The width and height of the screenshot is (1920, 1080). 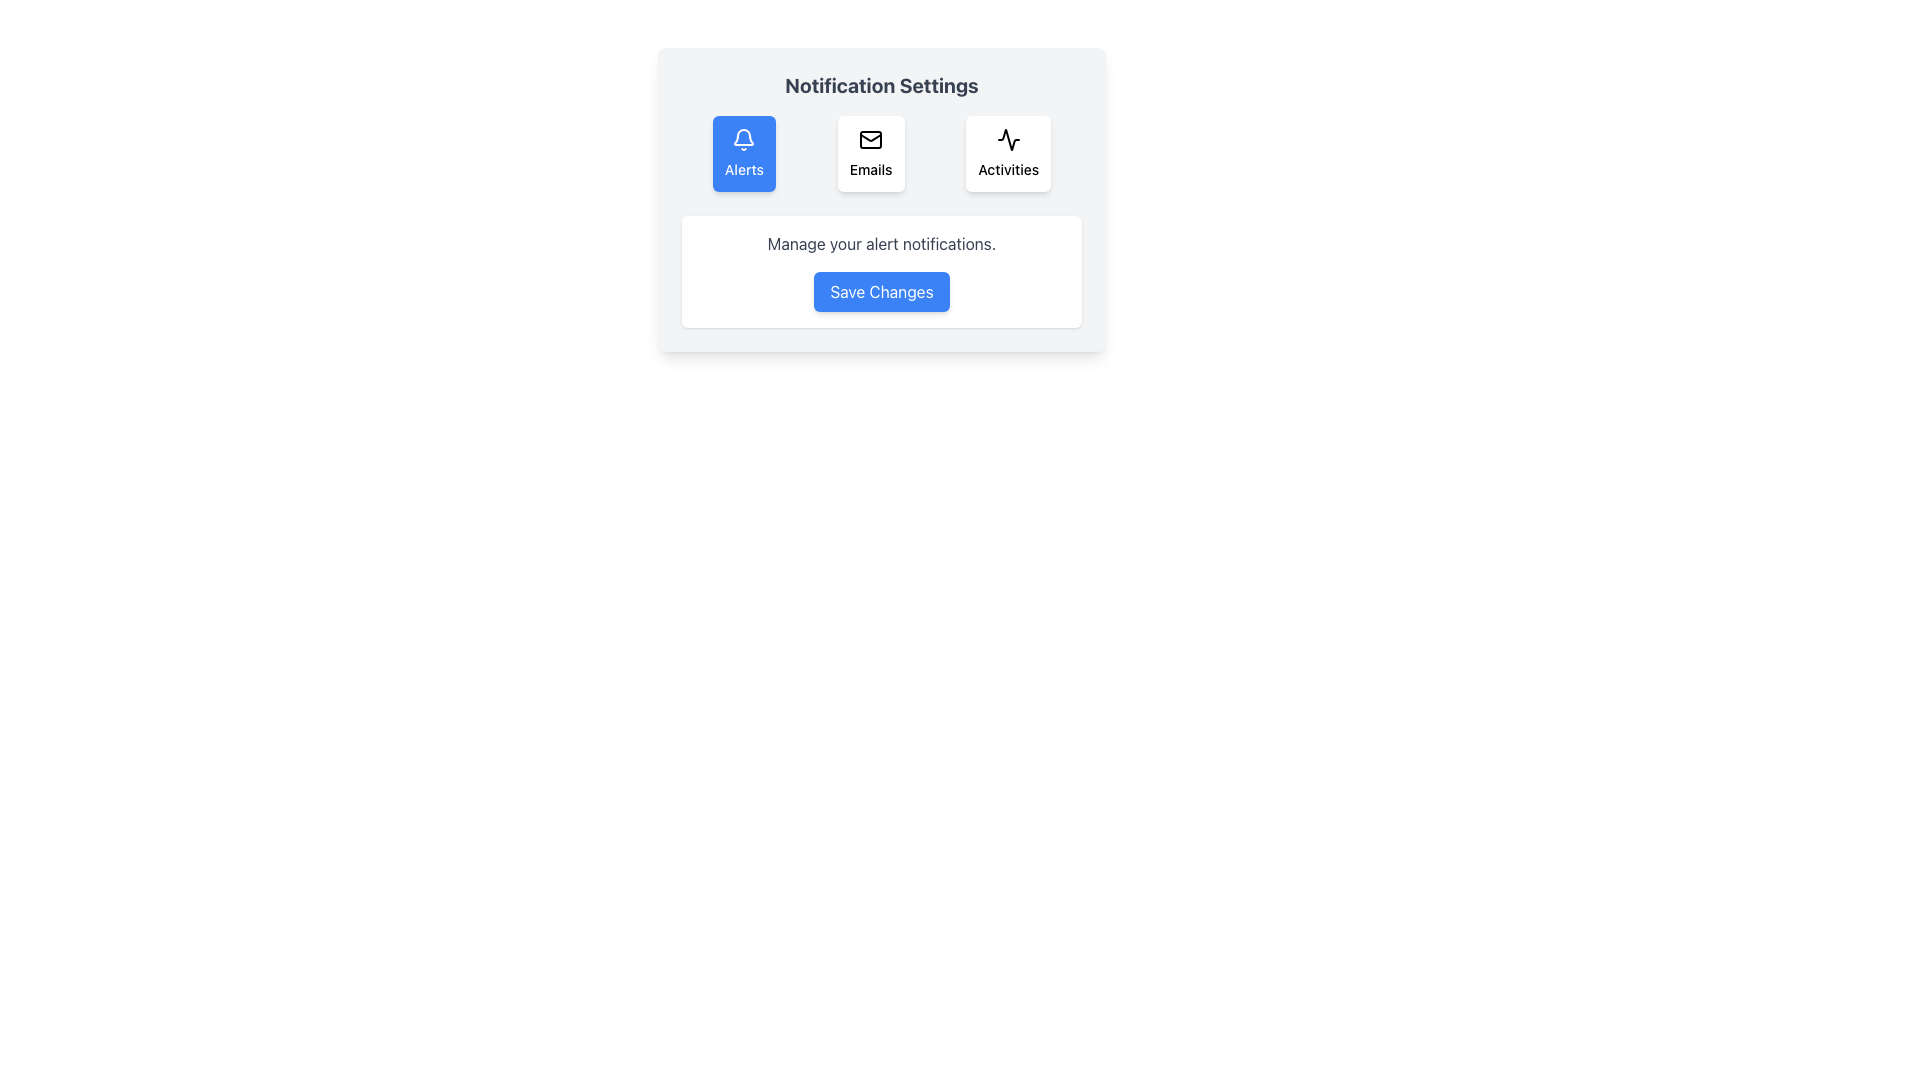 What do you see at coordinates (881, 242) in the screenshot?
I see `the Text Label that provides explanatory information about alert notifications, located under the 'Notification Settings' heading, above the 'Save Changes' button` at bounding box center [881, 242].